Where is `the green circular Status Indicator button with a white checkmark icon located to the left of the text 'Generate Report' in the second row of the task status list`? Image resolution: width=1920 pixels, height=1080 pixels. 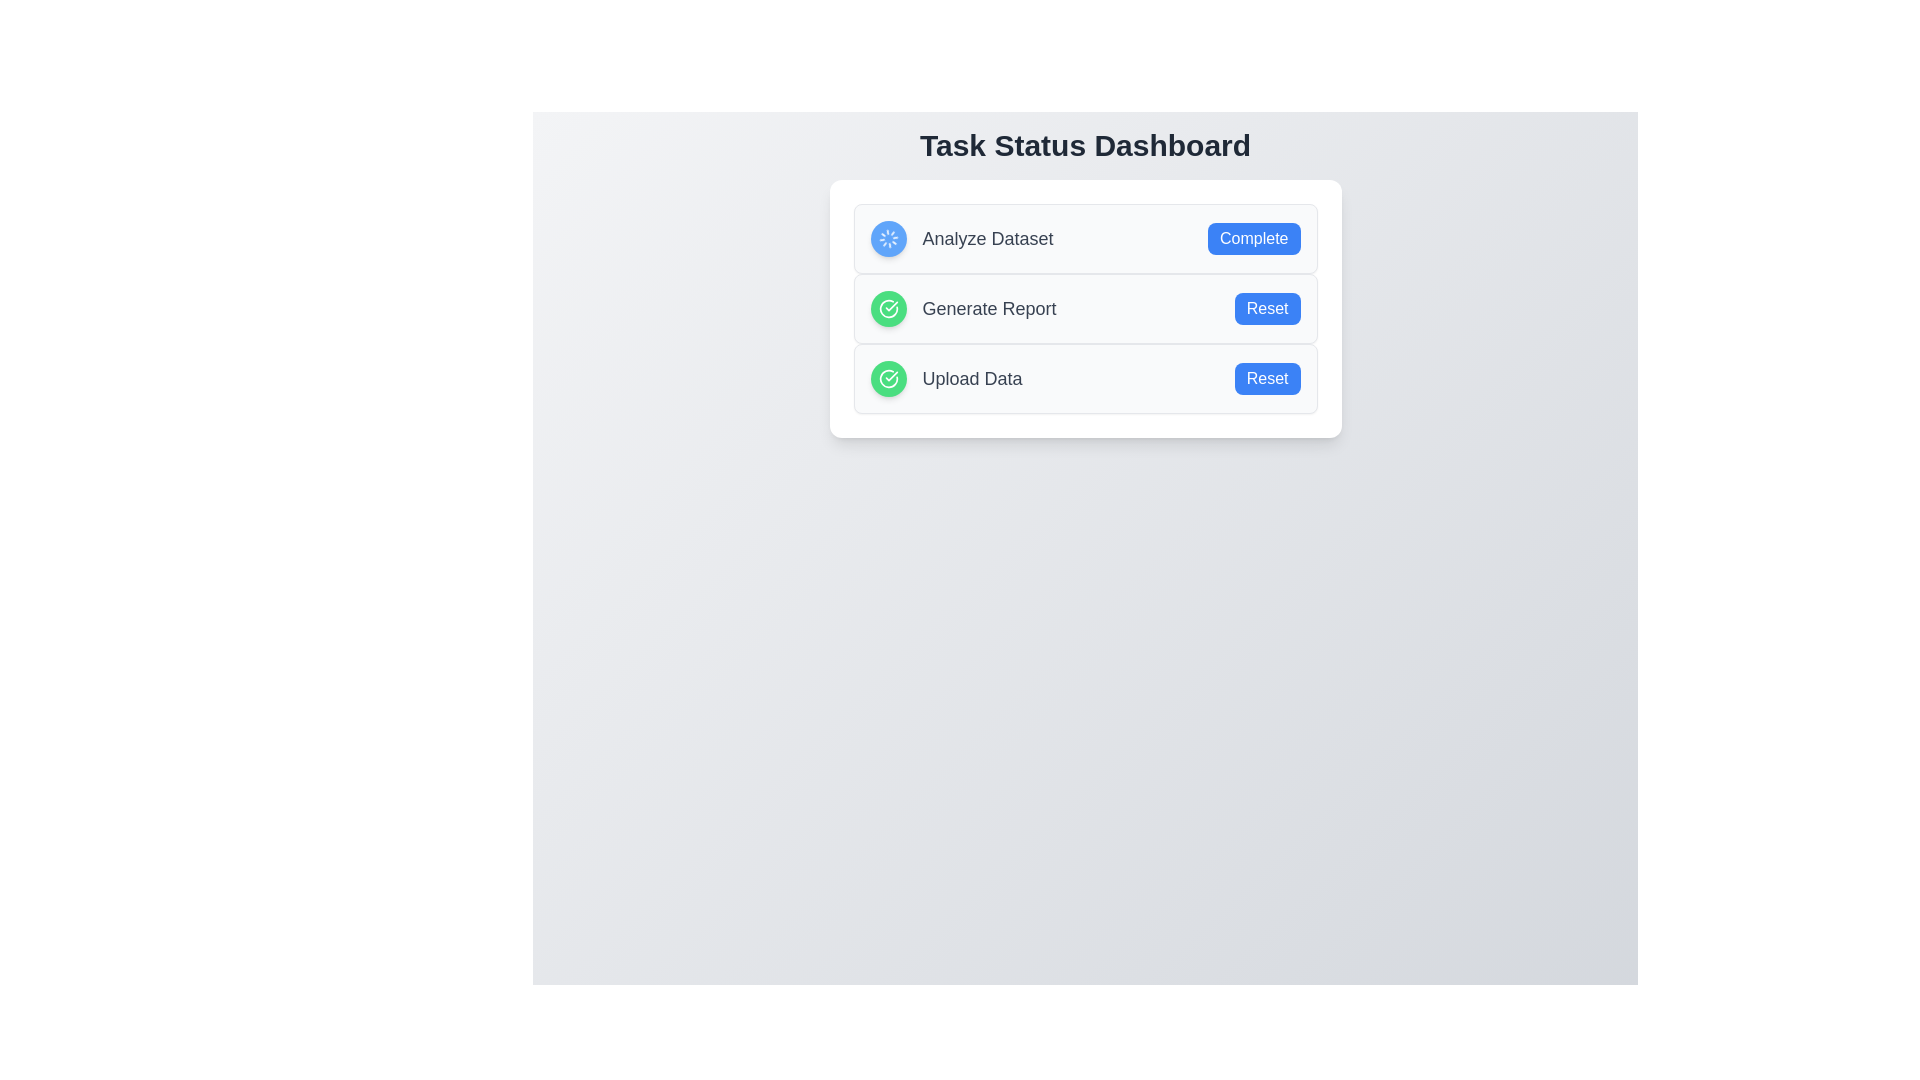 the green circular Status Indicator button with a white checkmark icon located to the left of the text 'Generate Report' in the second row of the task status list is located at coordinates (887, 308).